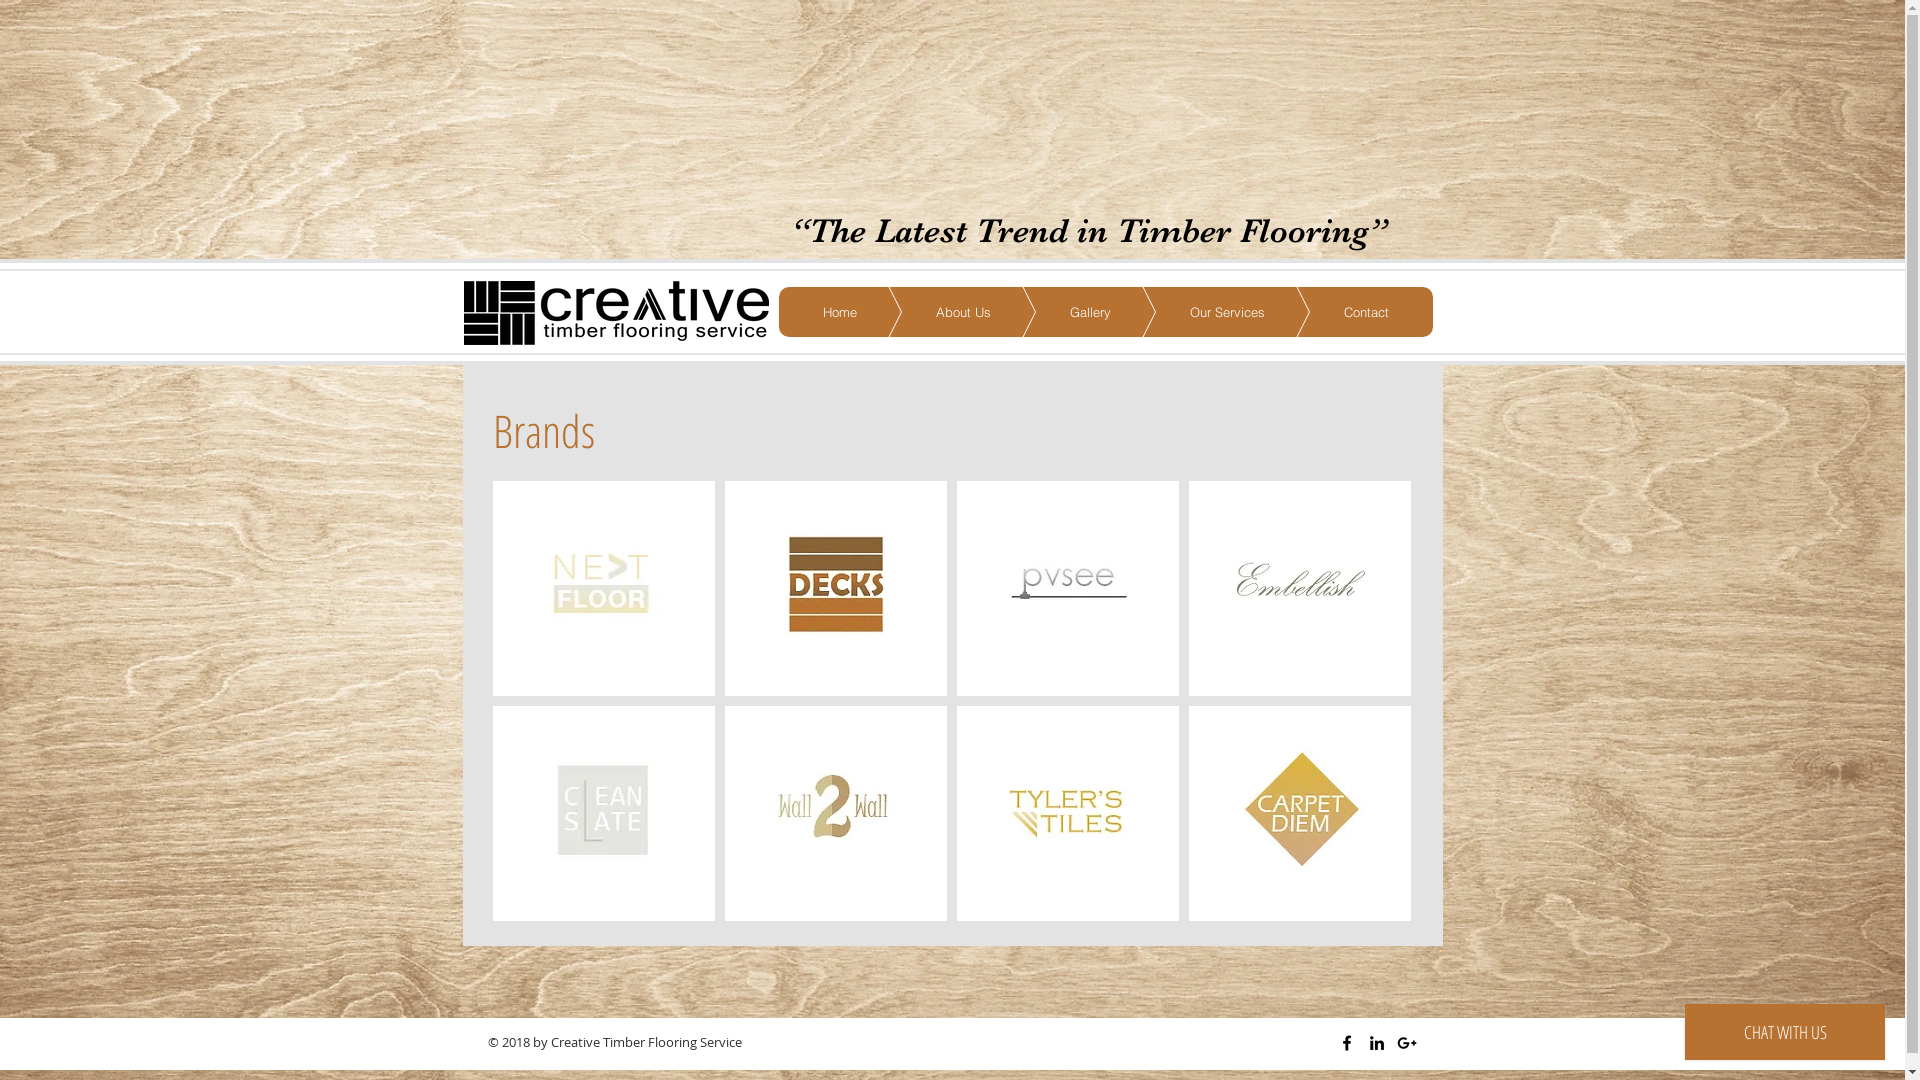 The height and width of the screenshot is (1080, 1920). Describe the element at coordinates (932, 312) in the screenshot. I see `'About Us'` at that location.